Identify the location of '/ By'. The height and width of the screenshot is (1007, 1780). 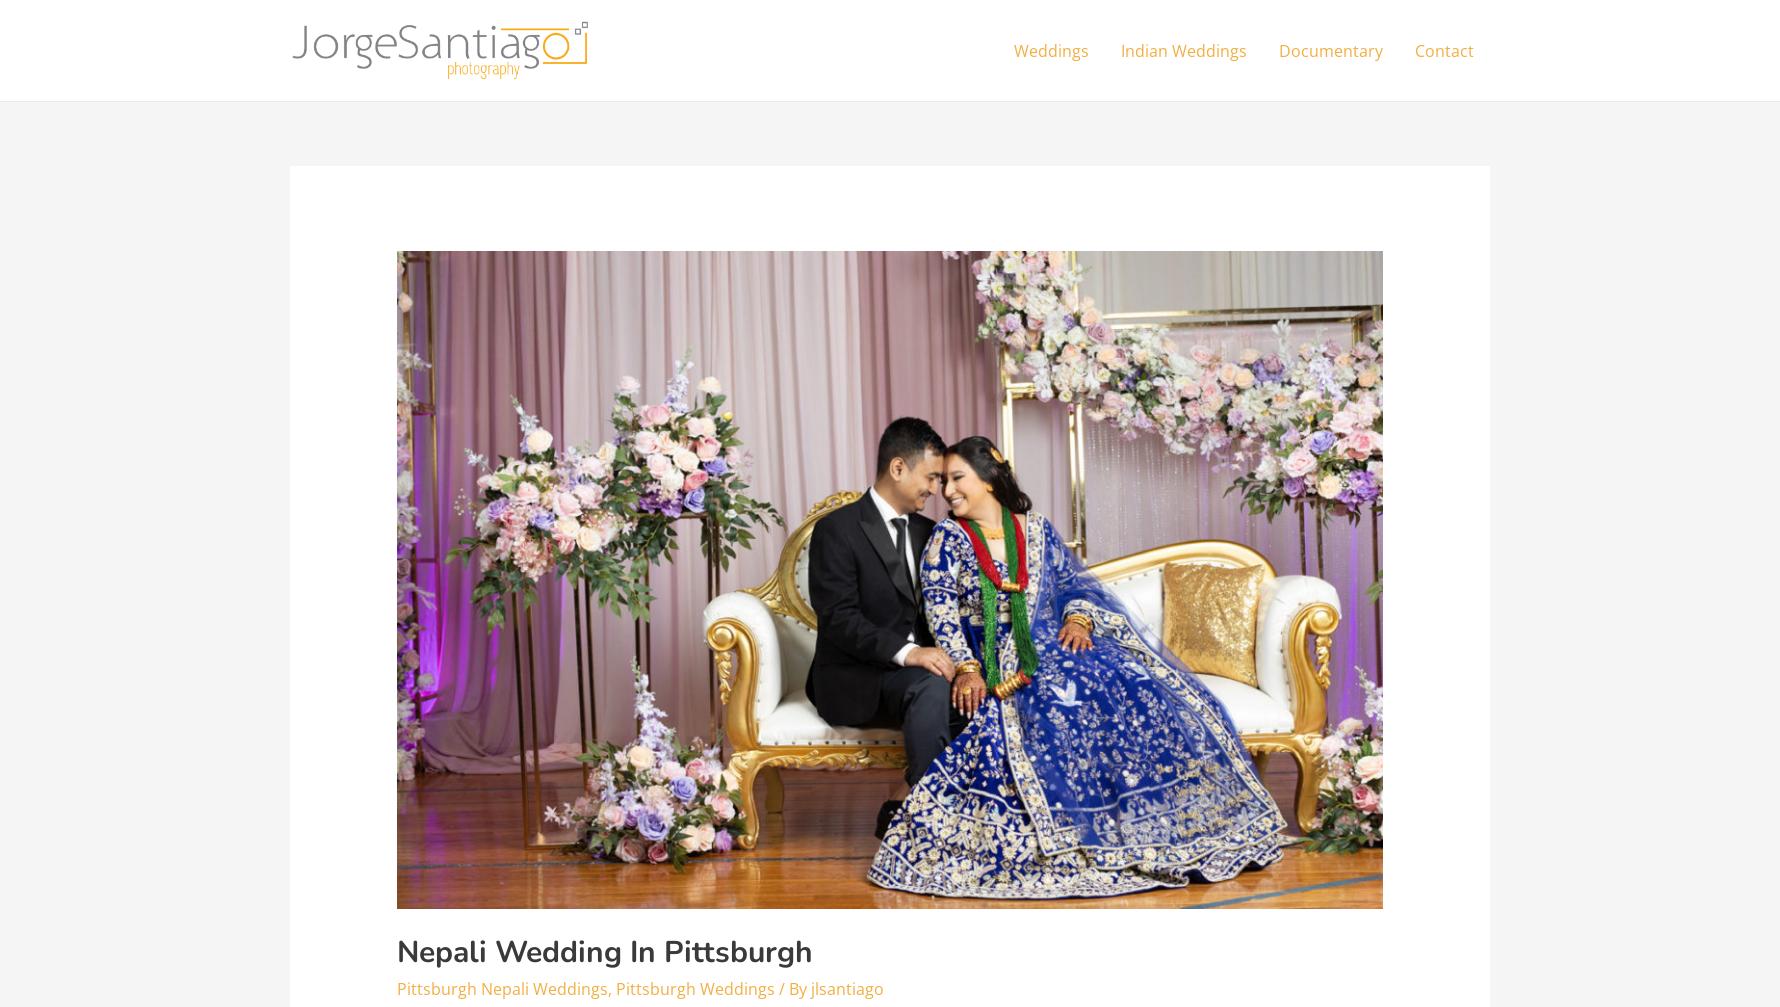
(773, 987).